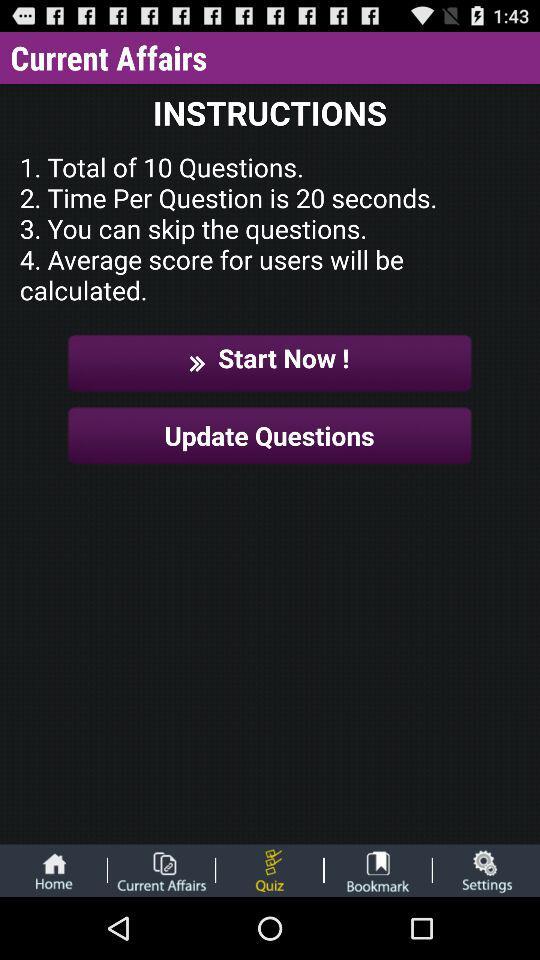  What do you see at coordinates (160, 869) in the screenshot?
I see `current affairs` at bounding box center [160, 869].